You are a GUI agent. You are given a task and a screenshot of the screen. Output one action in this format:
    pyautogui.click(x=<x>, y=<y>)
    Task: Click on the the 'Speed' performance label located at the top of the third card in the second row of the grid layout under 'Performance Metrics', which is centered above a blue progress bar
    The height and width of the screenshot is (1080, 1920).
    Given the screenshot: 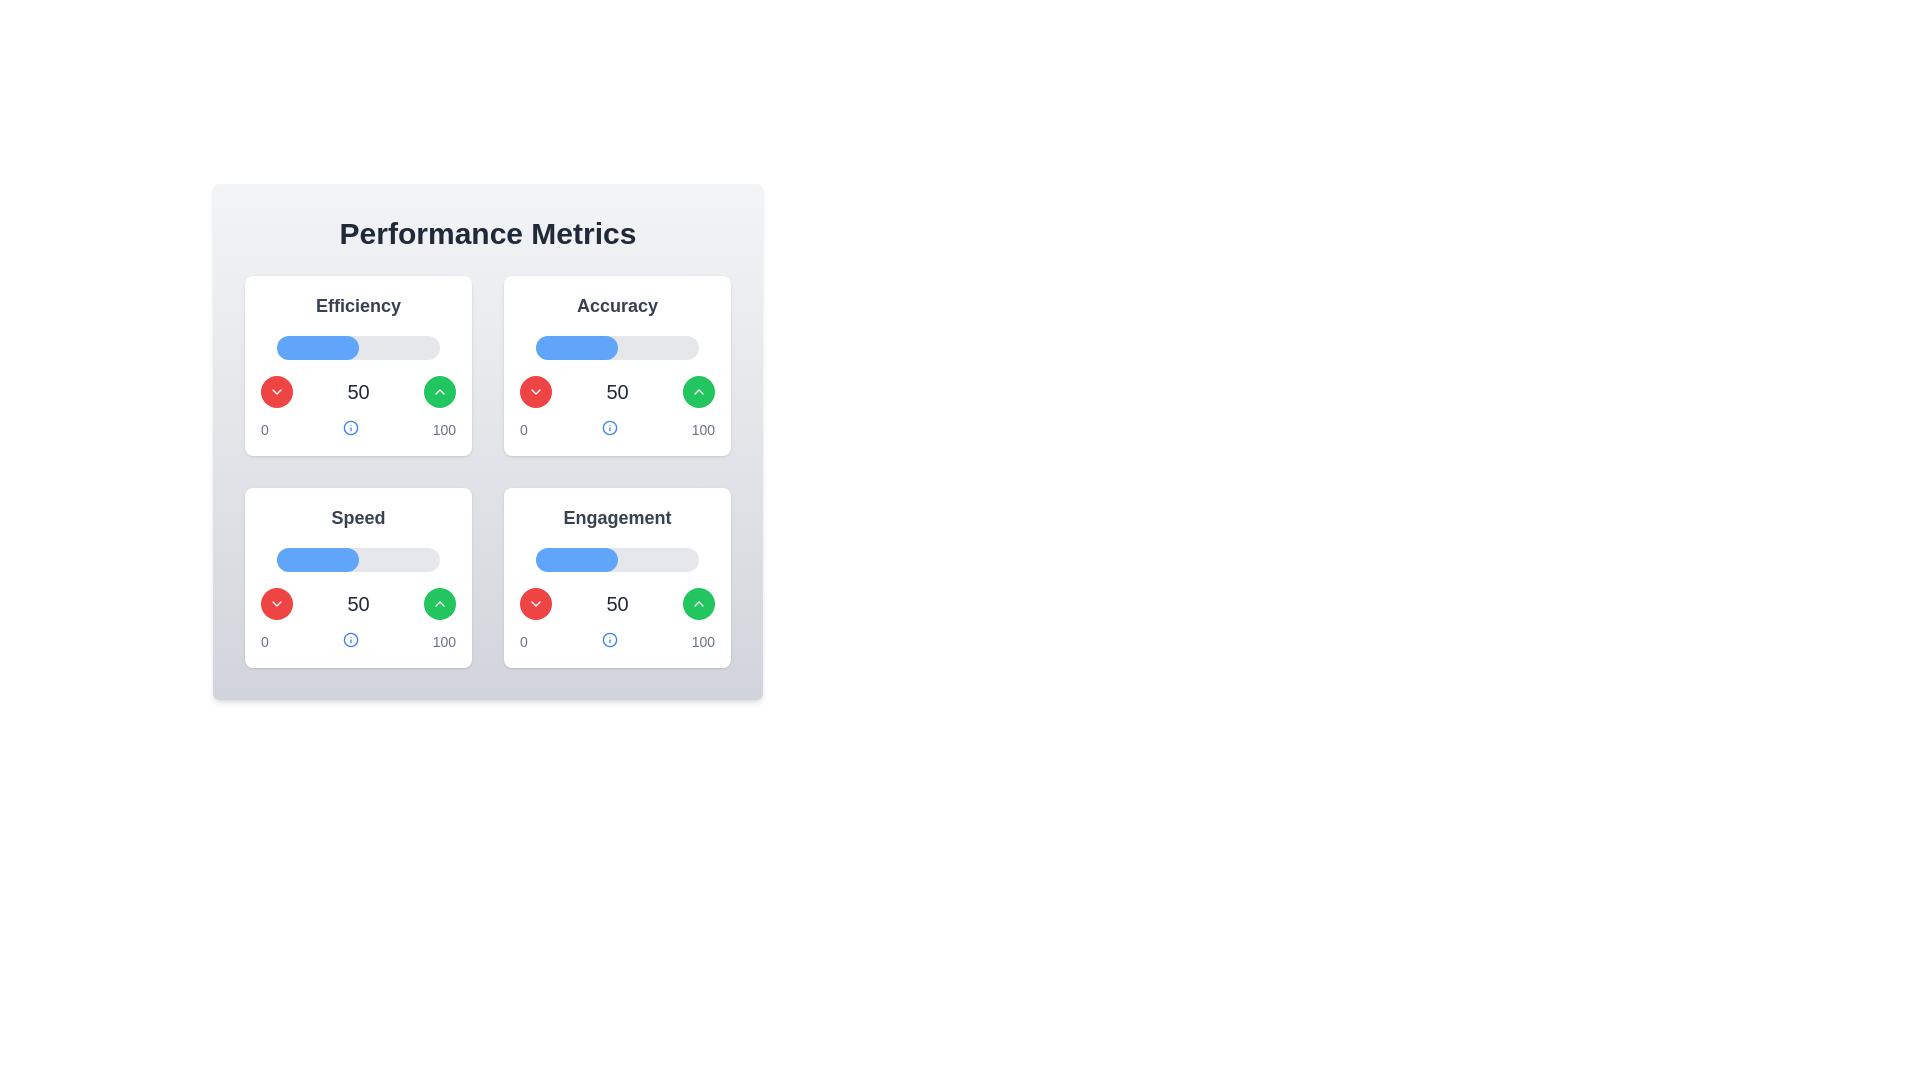 What is the action you would take?
    pyautogui.click(x=358, y=516)
    